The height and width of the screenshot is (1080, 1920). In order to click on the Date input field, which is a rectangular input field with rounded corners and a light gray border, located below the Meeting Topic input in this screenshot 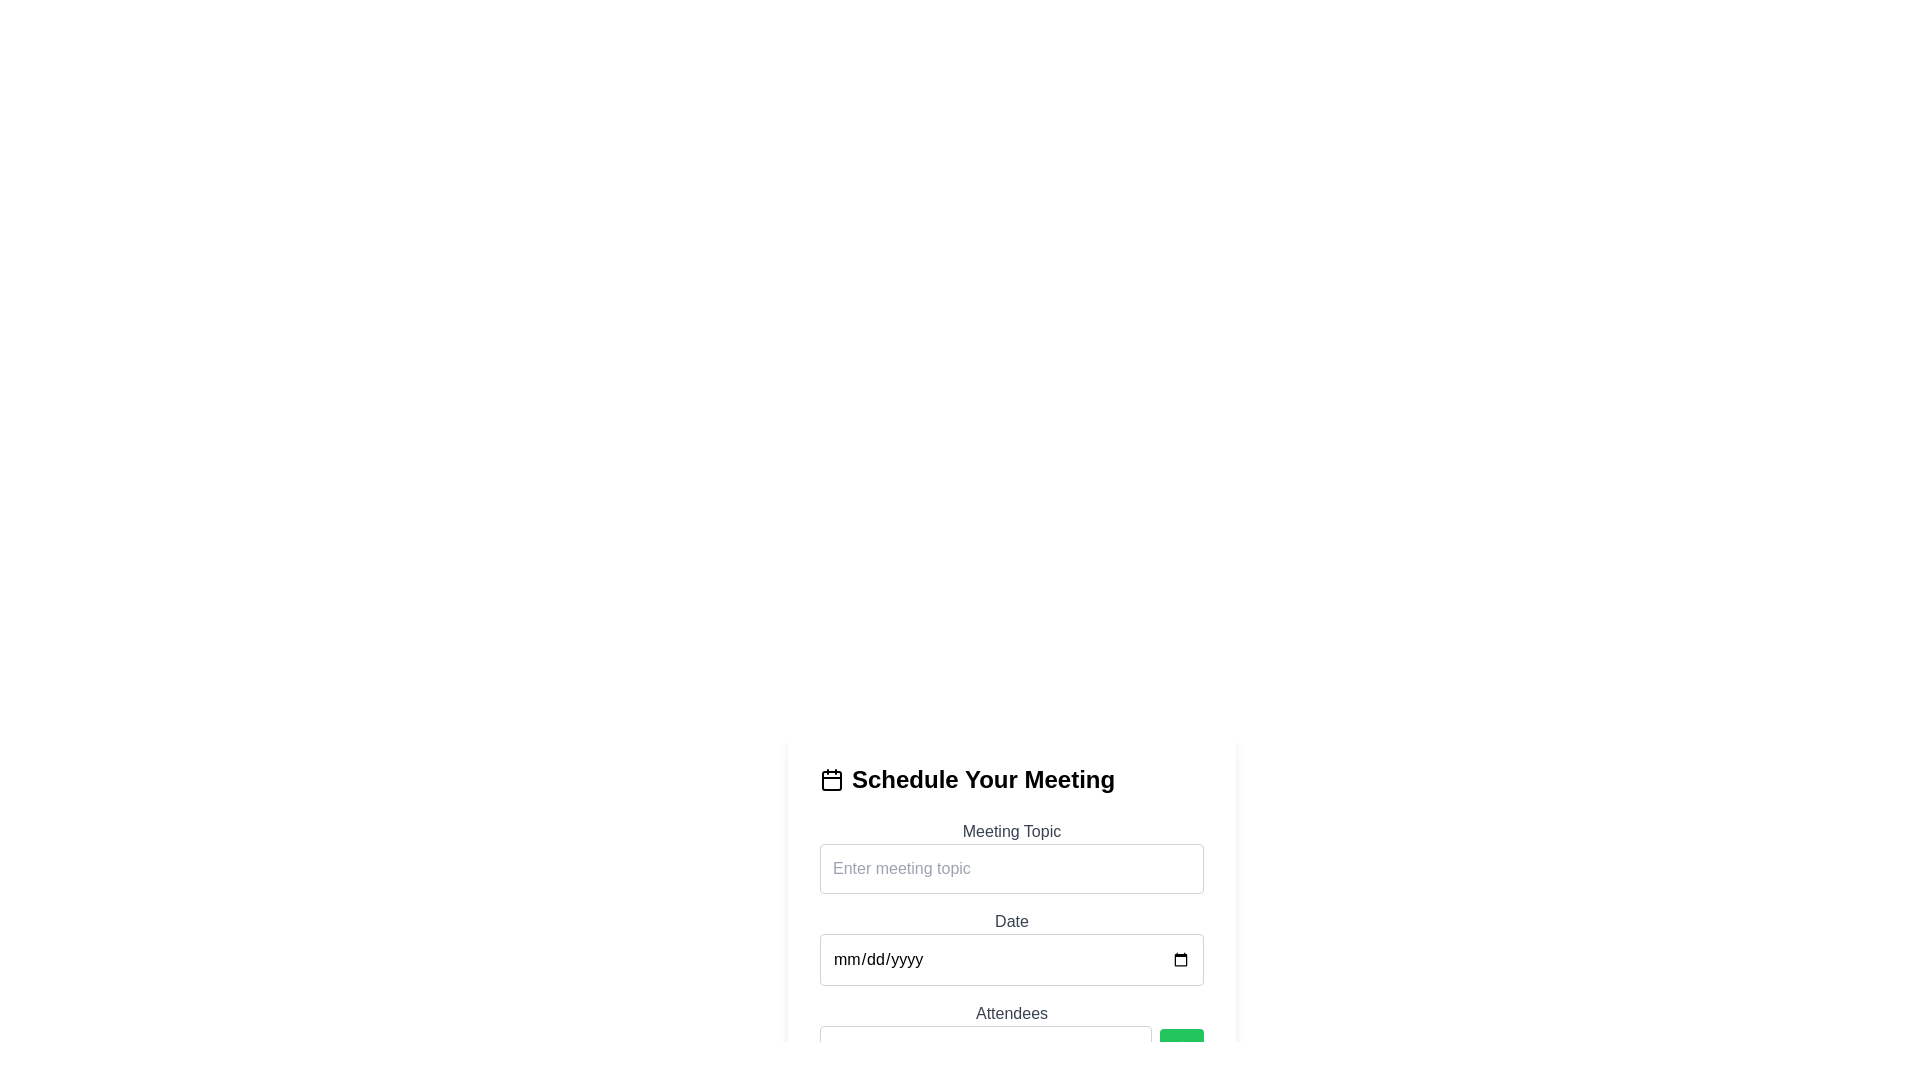, I will do `click(1012, 959)`.